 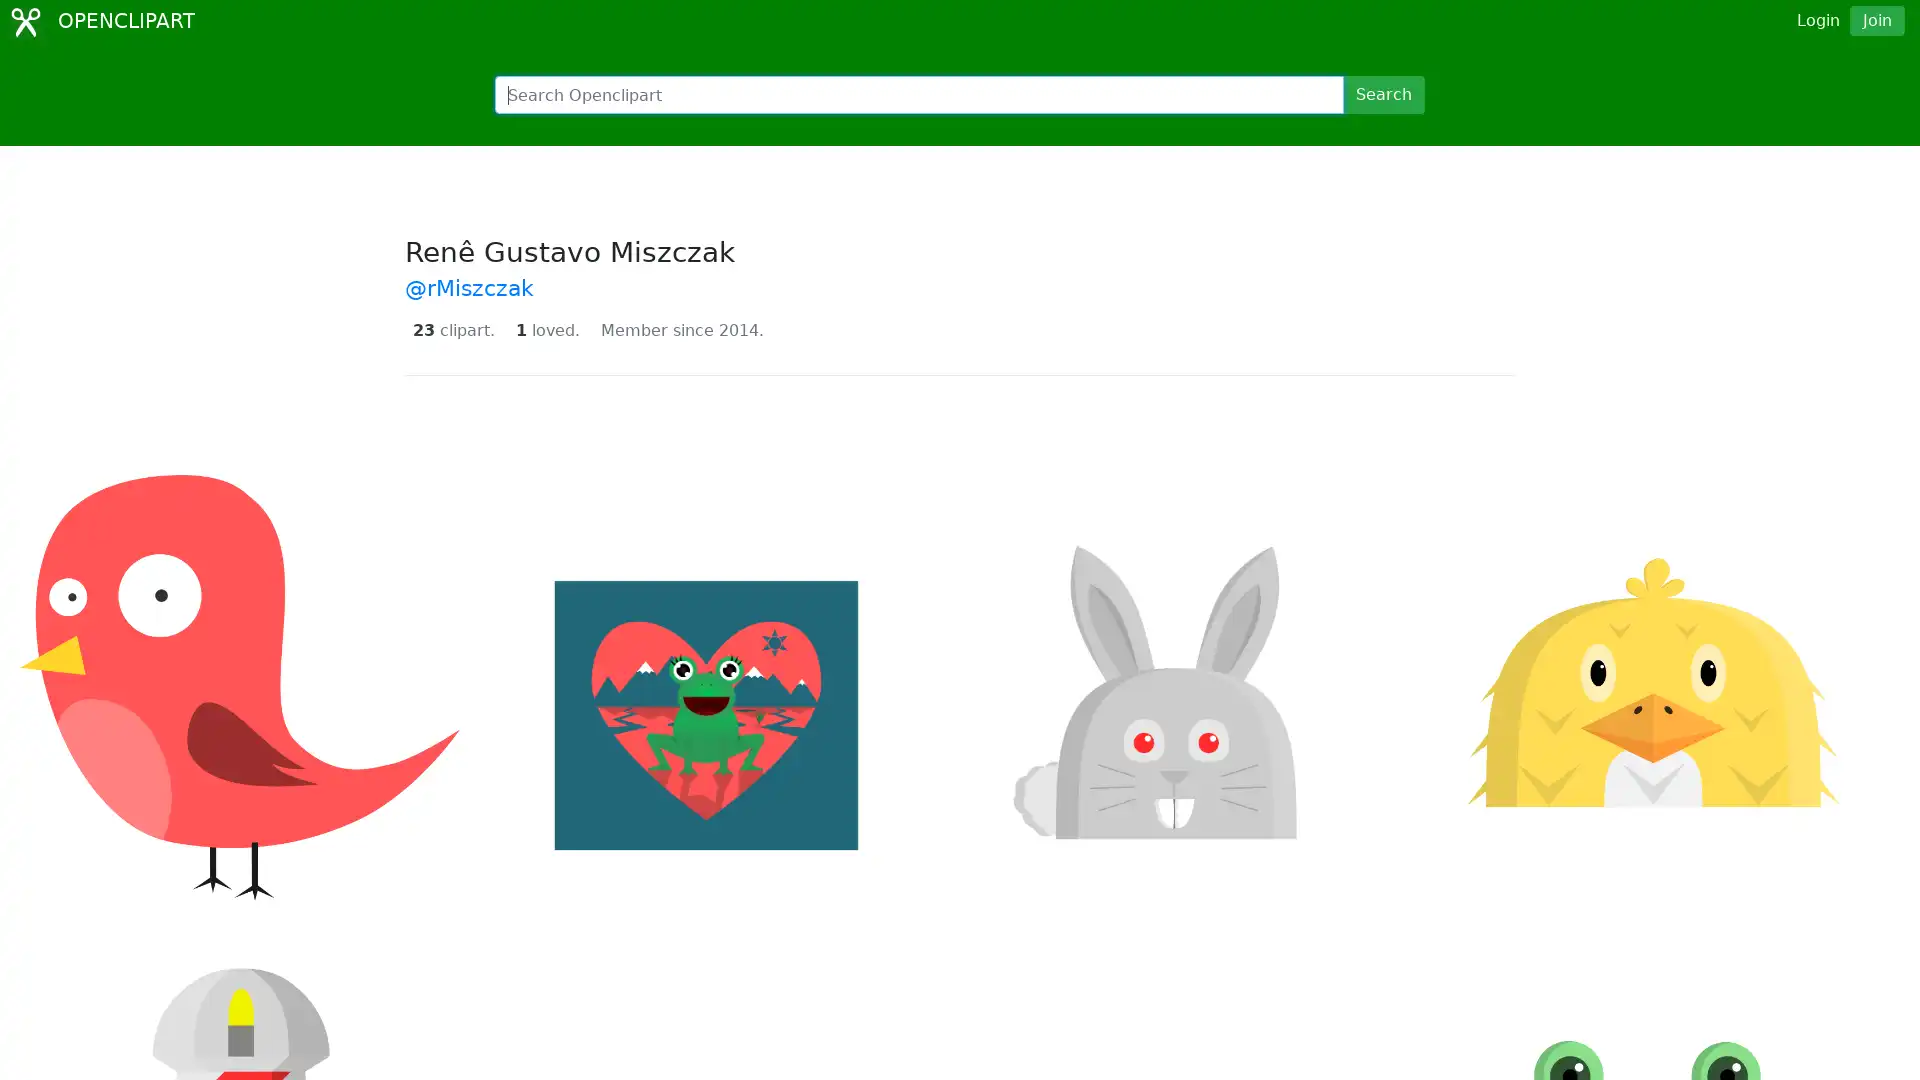 What do you see at coordinates (1382, 95) in the screenshot?
I see `Search` at bounding box center [1382, 95].